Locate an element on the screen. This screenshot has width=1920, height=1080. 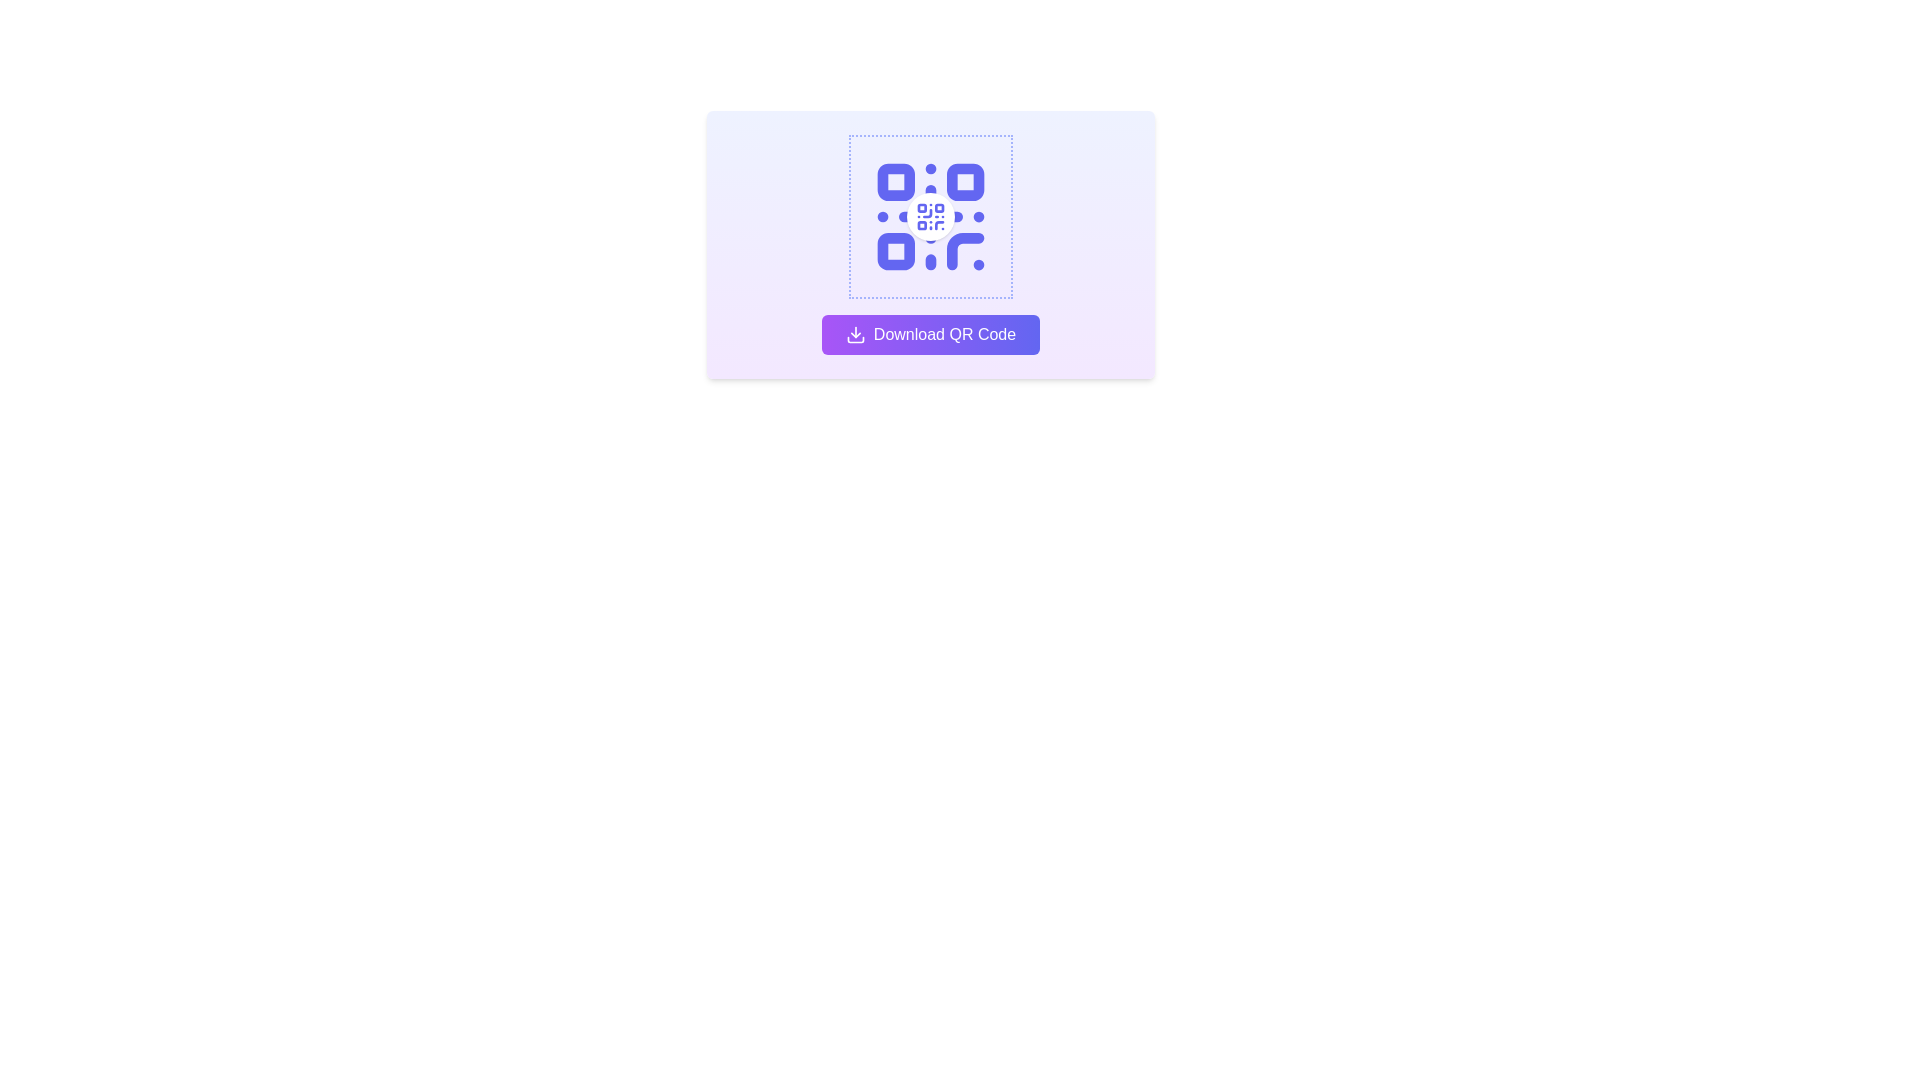
the curved shape is located at coordinates (965, 250).